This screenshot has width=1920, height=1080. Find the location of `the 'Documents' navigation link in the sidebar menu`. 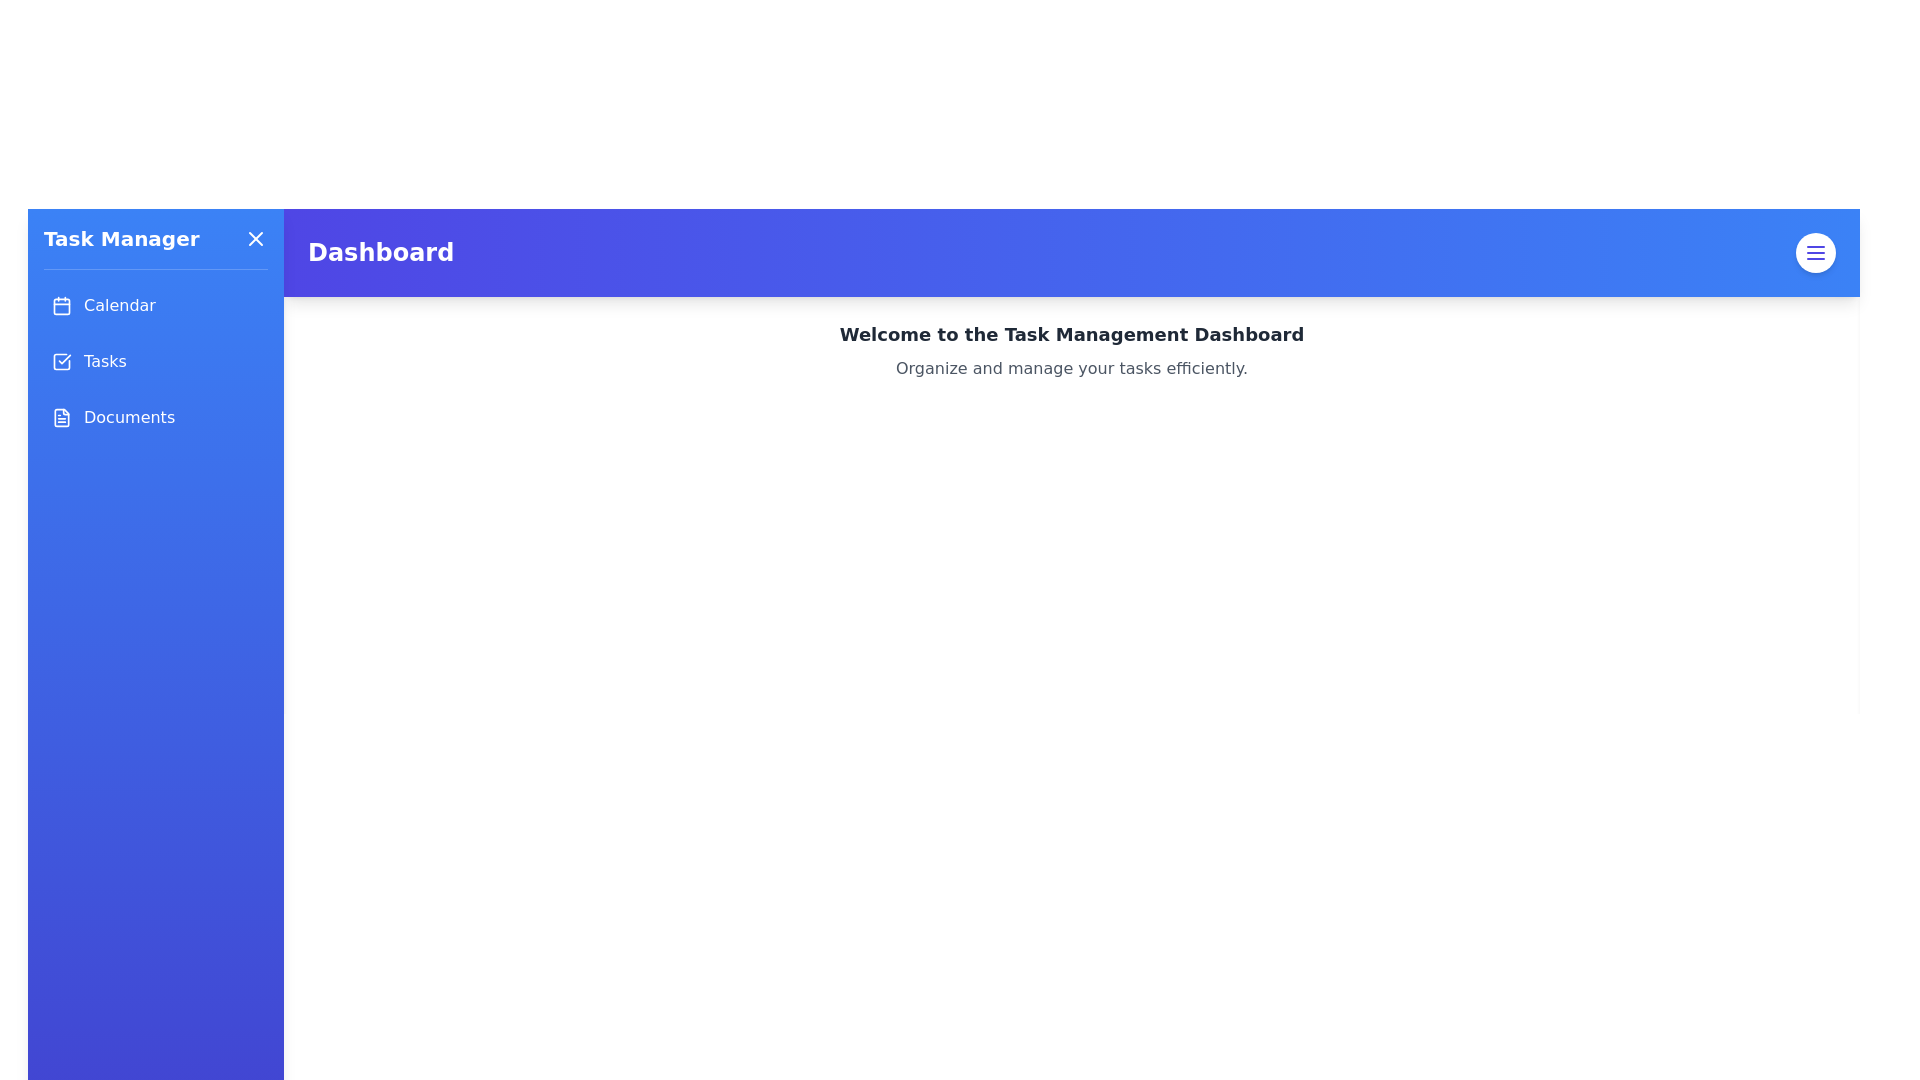

the 'Documents' navigation link in the sidebar menu is located at coordinates (155, 416).